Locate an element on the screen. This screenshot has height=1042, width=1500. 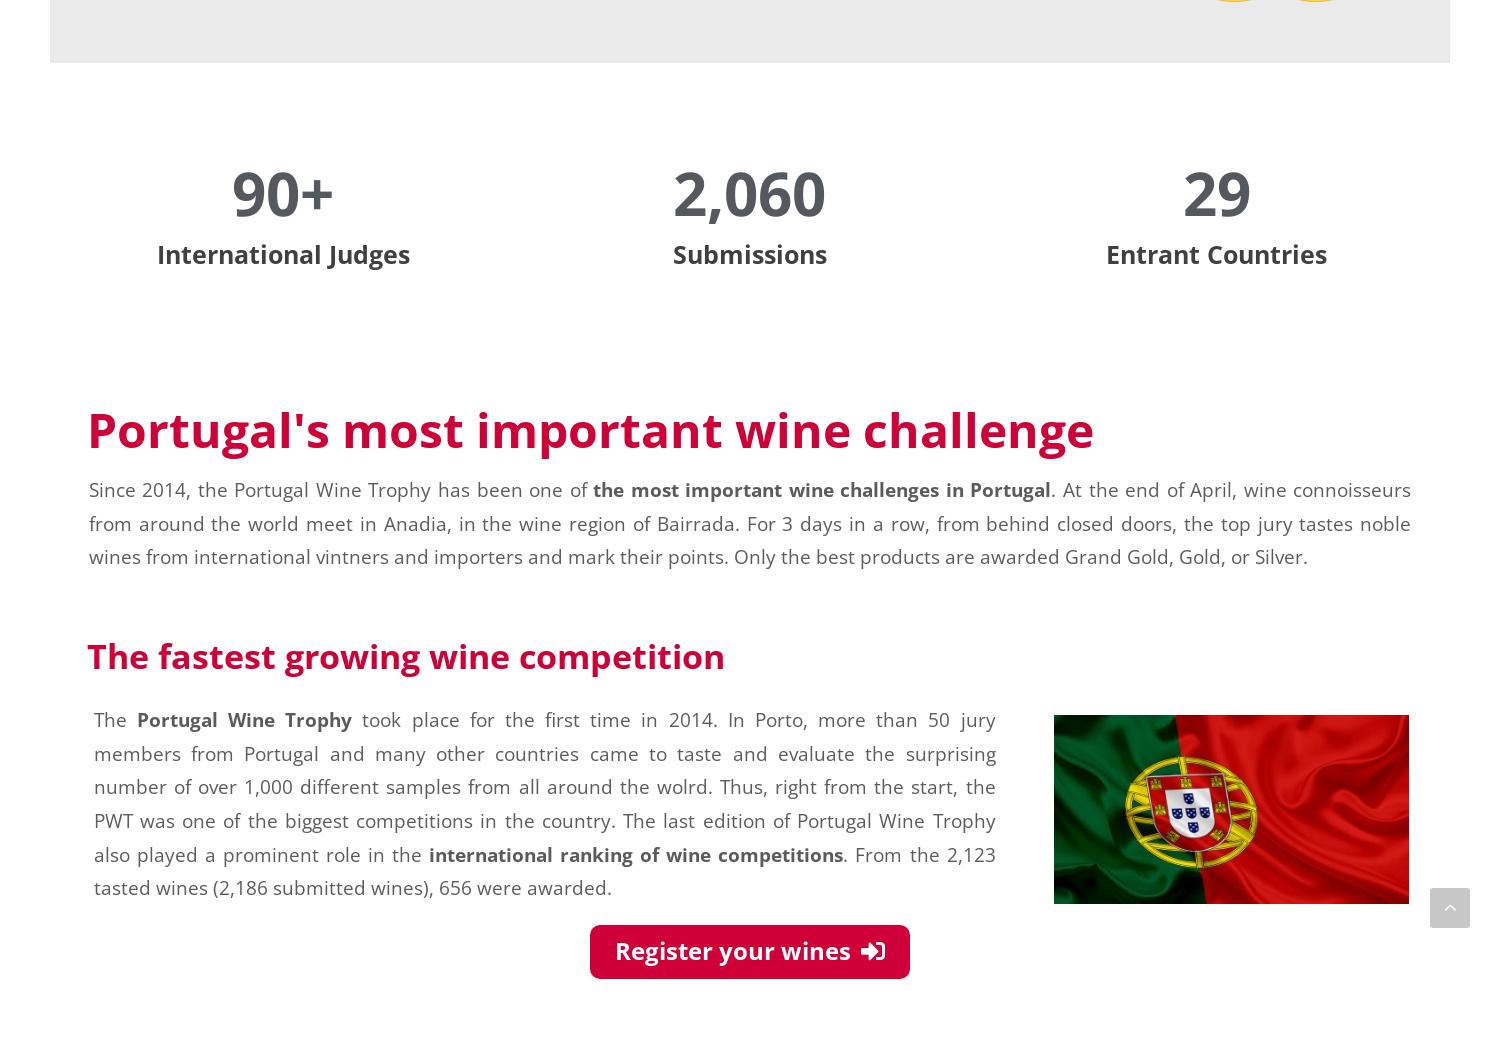
'The' is located at coordinates (113, 718).